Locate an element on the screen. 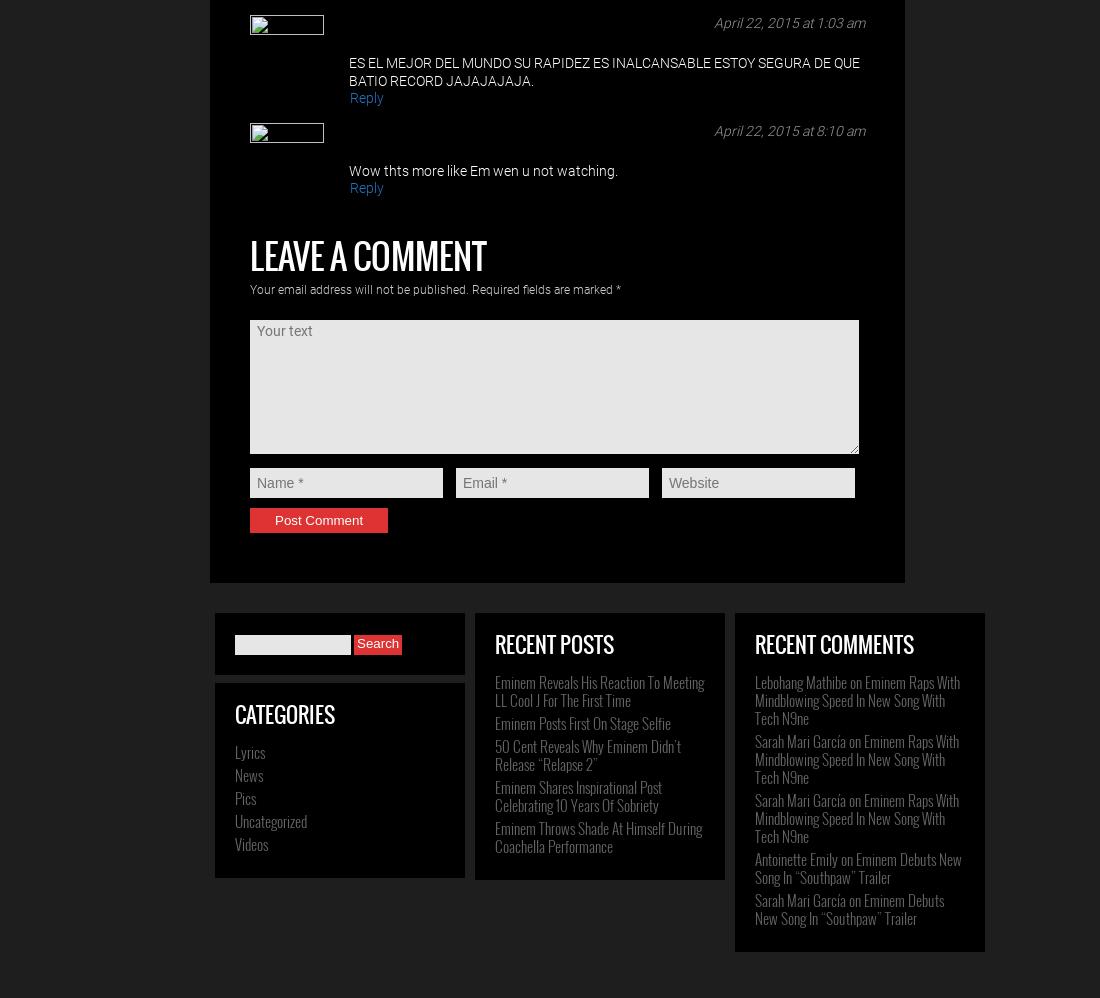 This screenshot has width=1100, height=998. 'Antoinette Emily' is located at coordinates (796, 857).